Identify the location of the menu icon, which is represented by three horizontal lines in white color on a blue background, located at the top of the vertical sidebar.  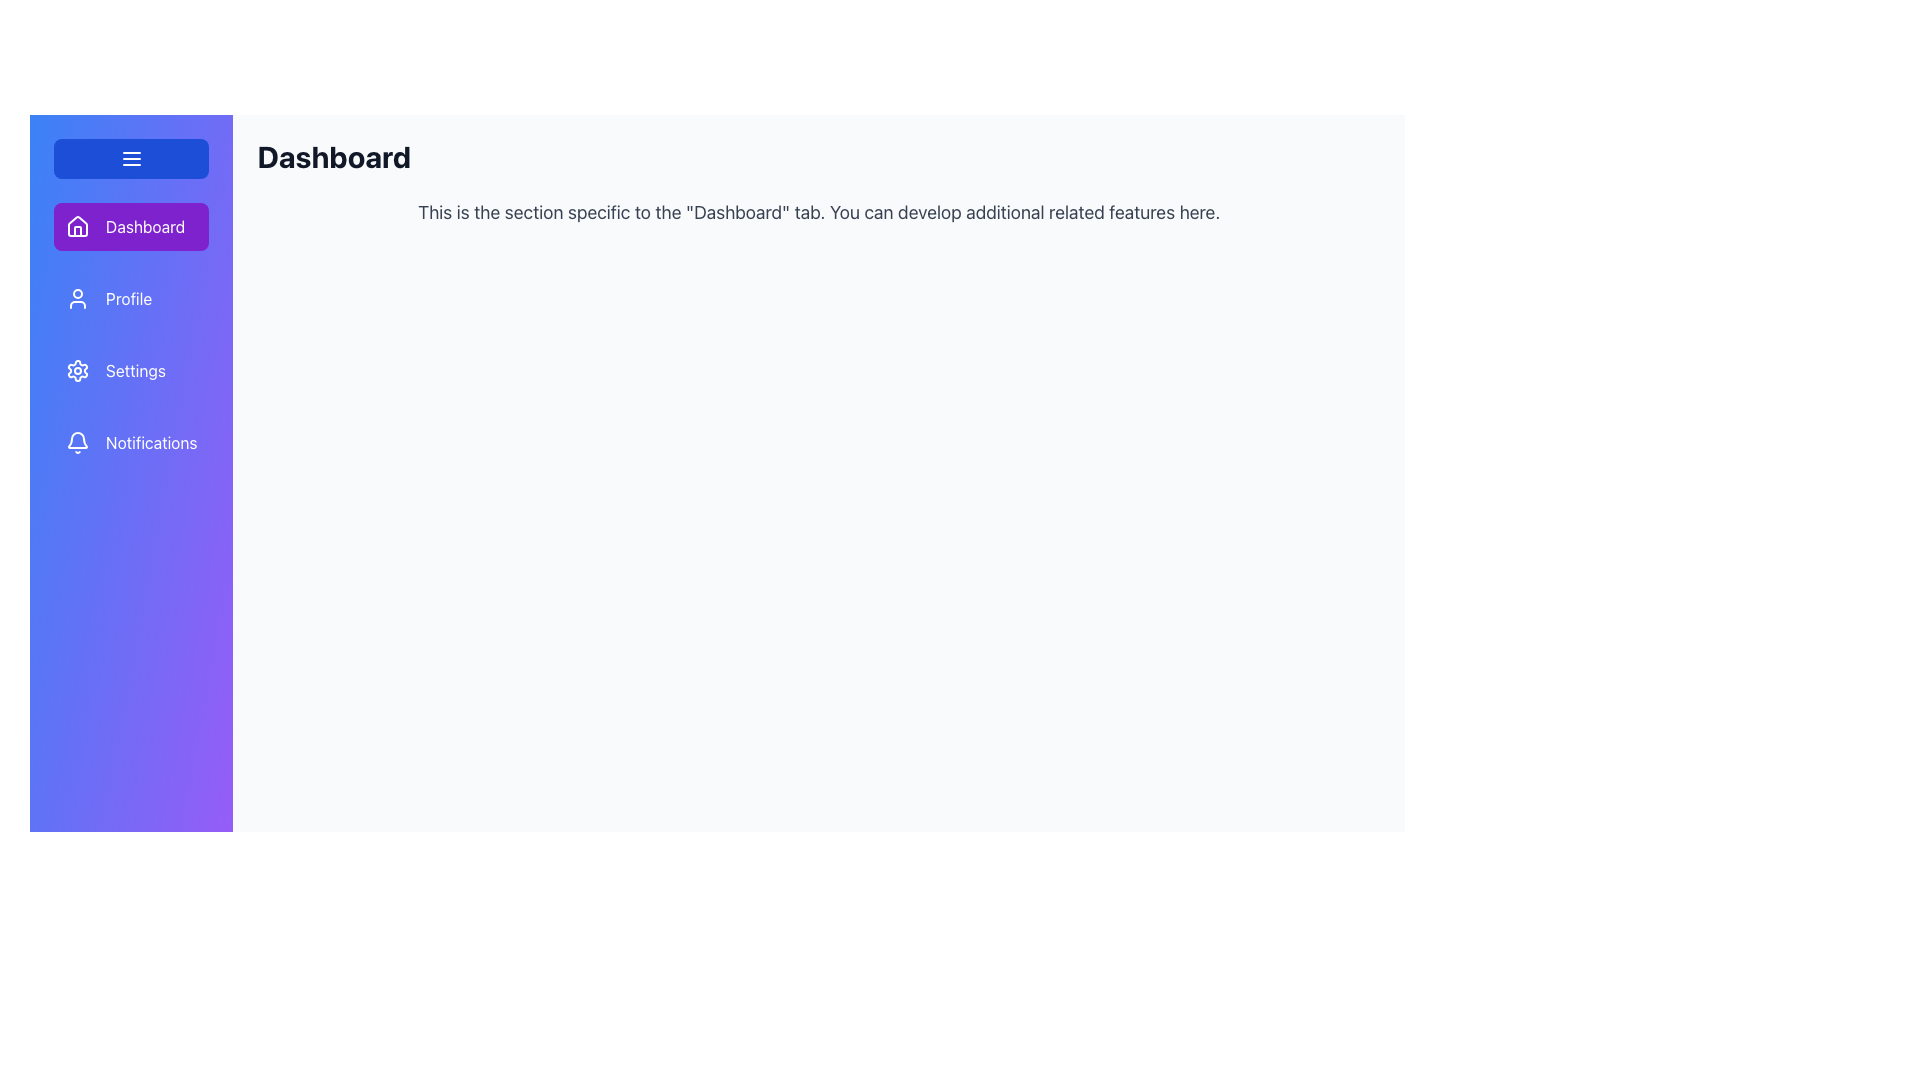
(130, 157).